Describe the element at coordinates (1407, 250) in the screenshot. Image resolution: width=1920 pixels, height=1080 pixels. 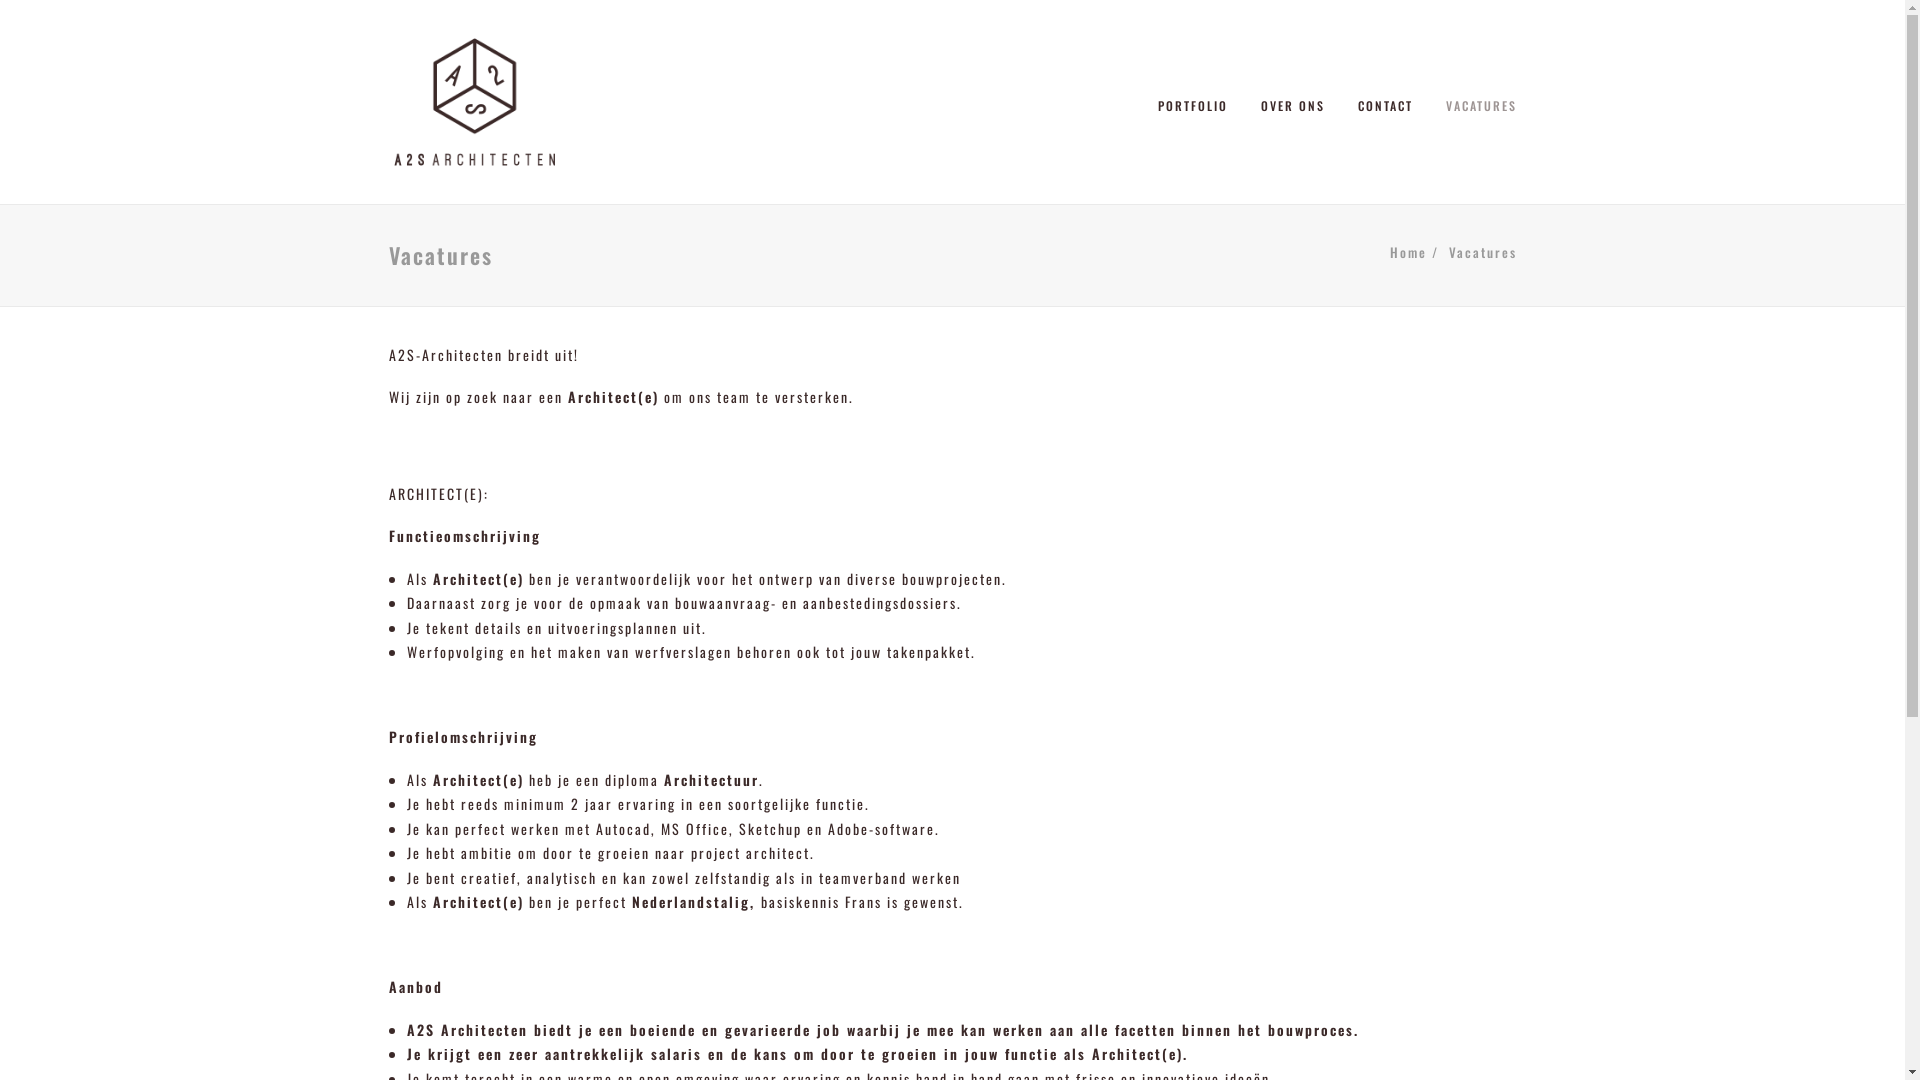
I see `'Home'` at that location.